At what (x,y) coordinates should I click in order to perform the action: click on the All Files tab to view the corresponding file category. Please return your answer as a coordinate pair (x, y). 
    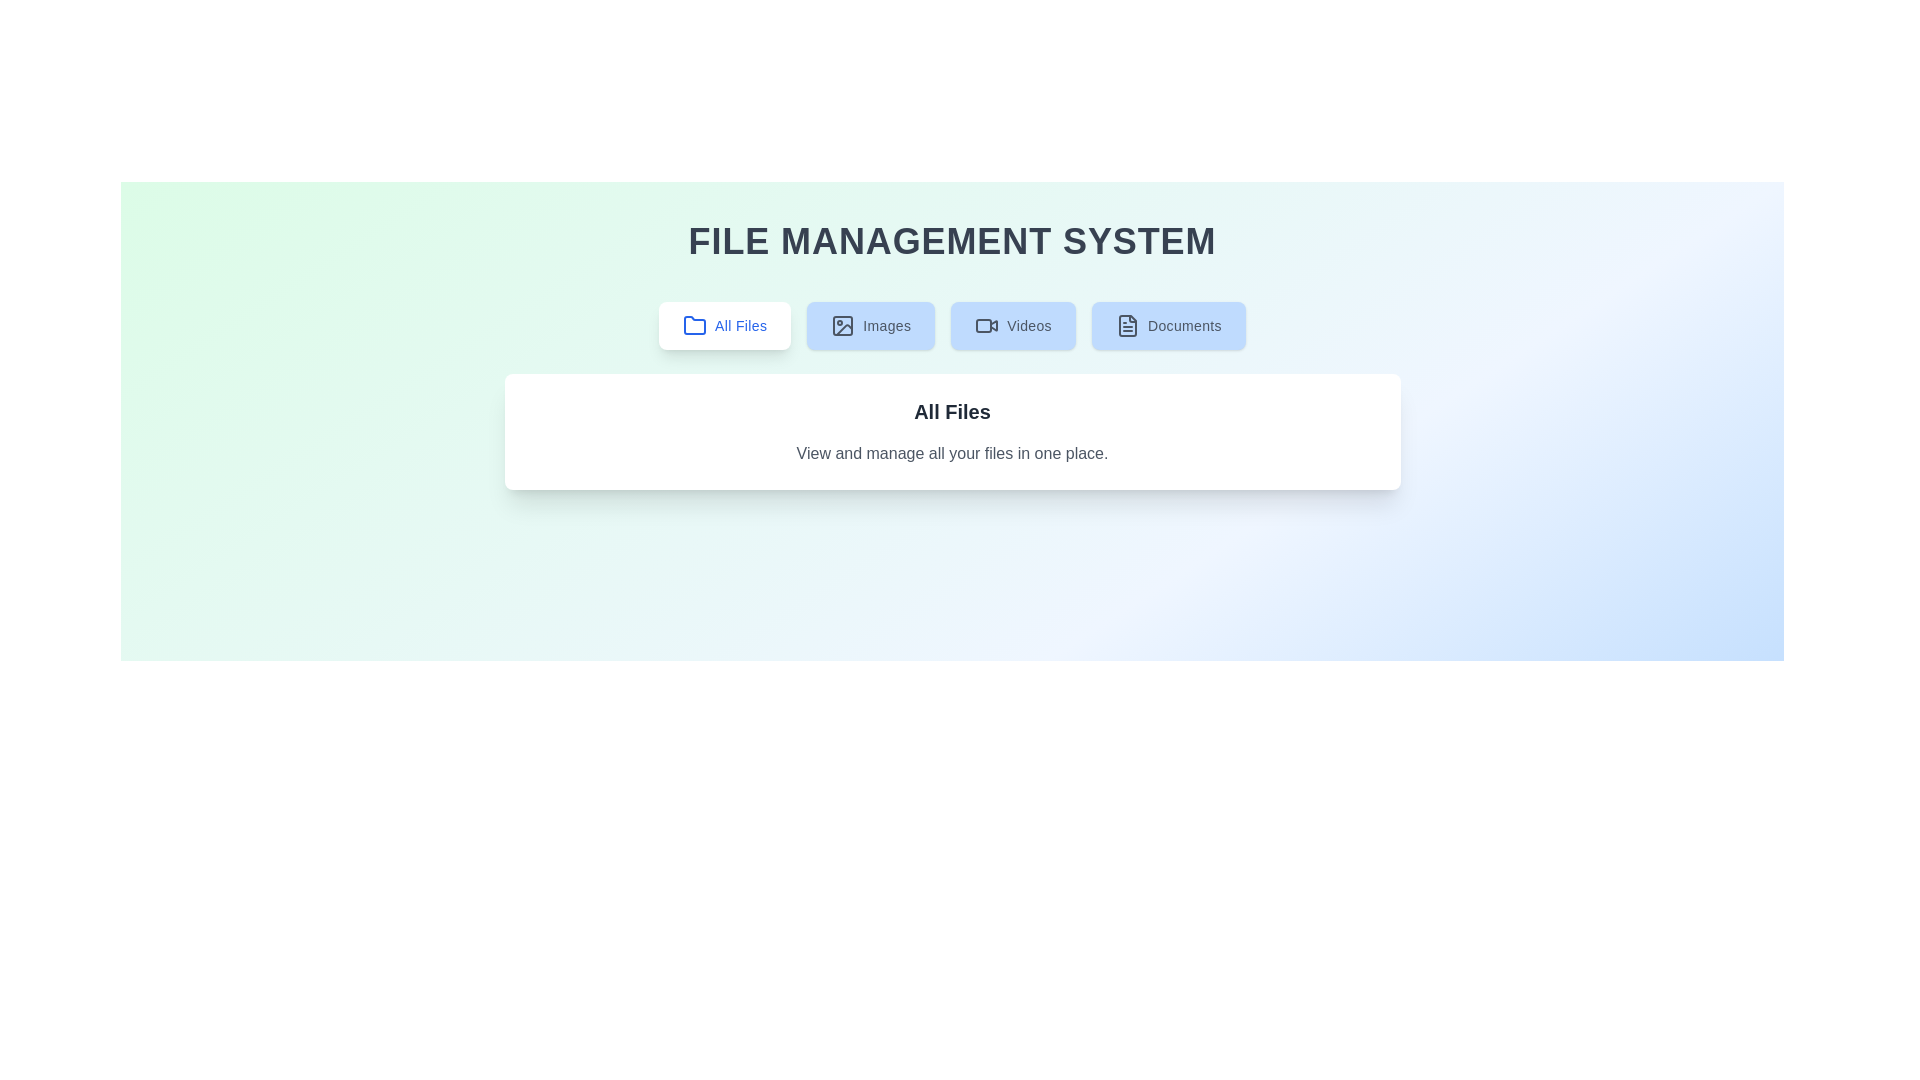
    Looking at the image, I should click on (723, 325).